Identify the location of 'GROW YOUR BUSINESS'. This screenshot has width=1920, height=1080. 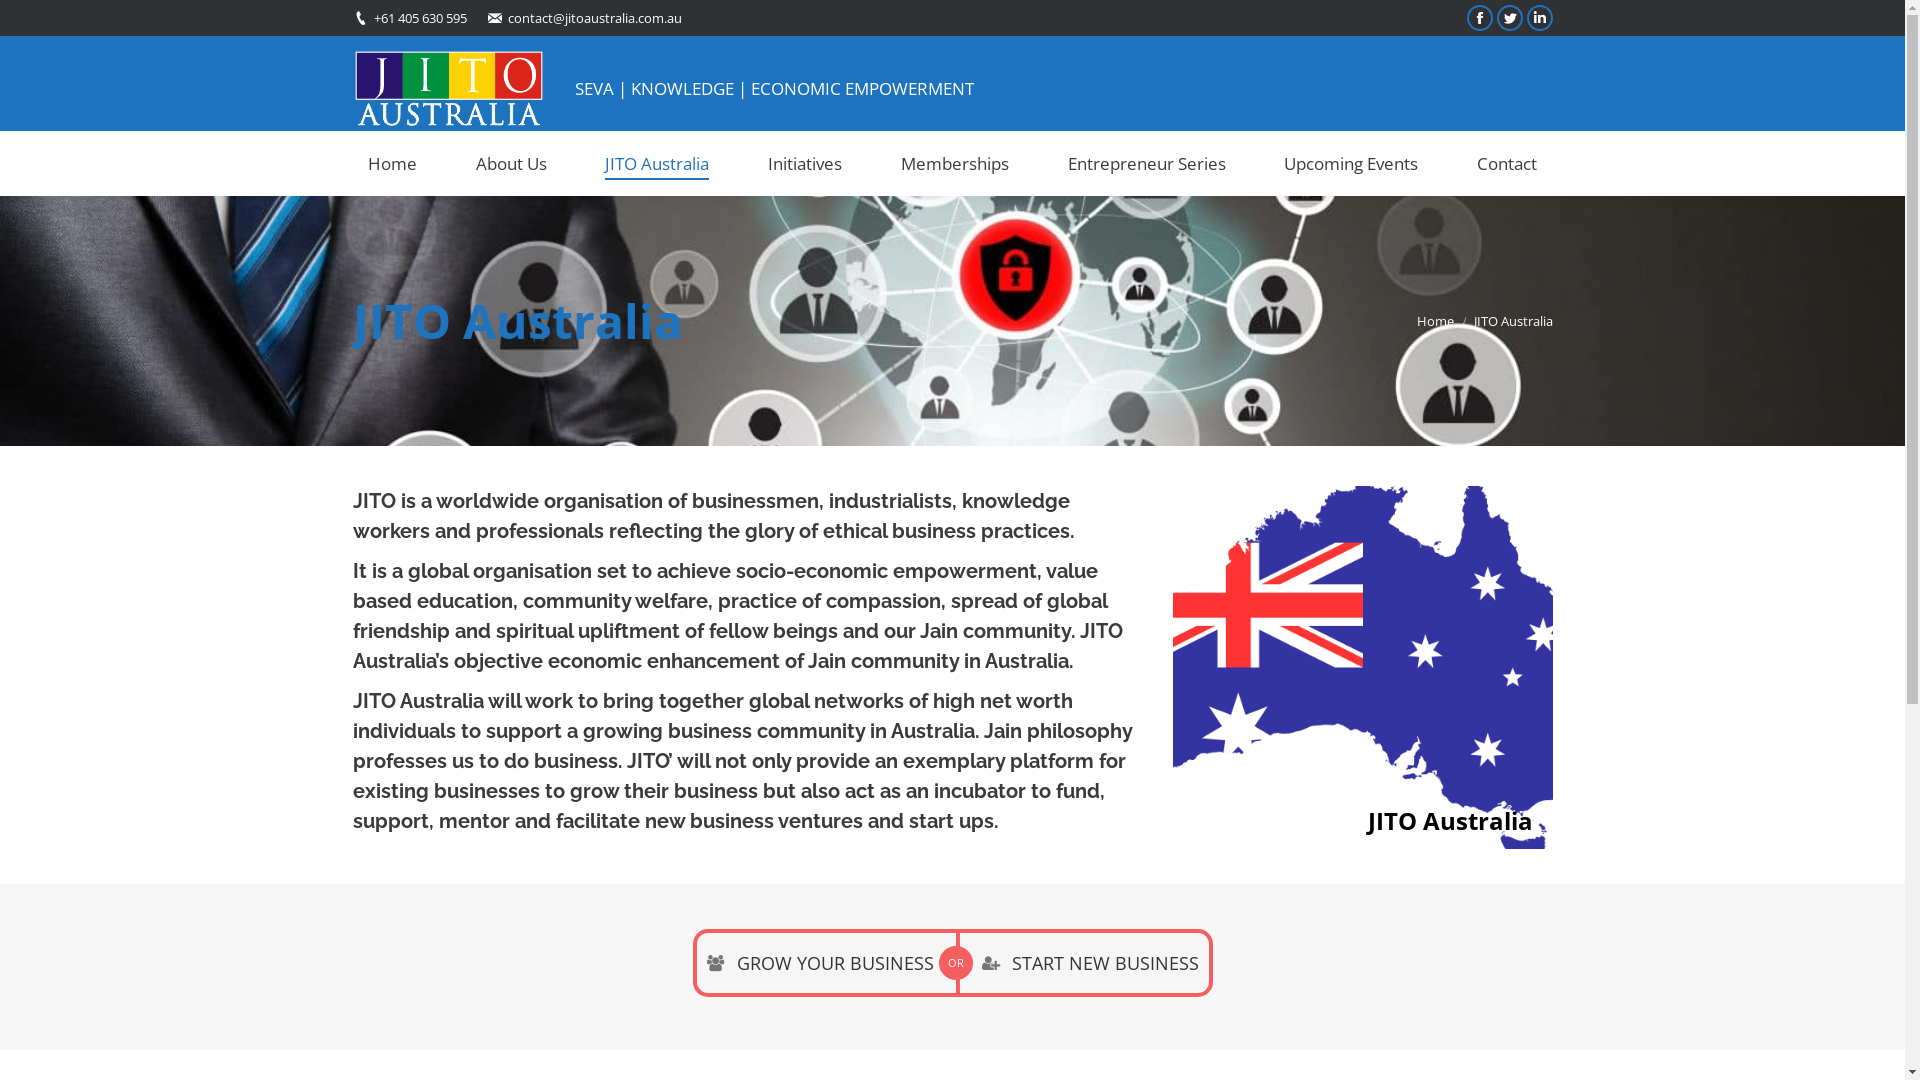
(823, 962).